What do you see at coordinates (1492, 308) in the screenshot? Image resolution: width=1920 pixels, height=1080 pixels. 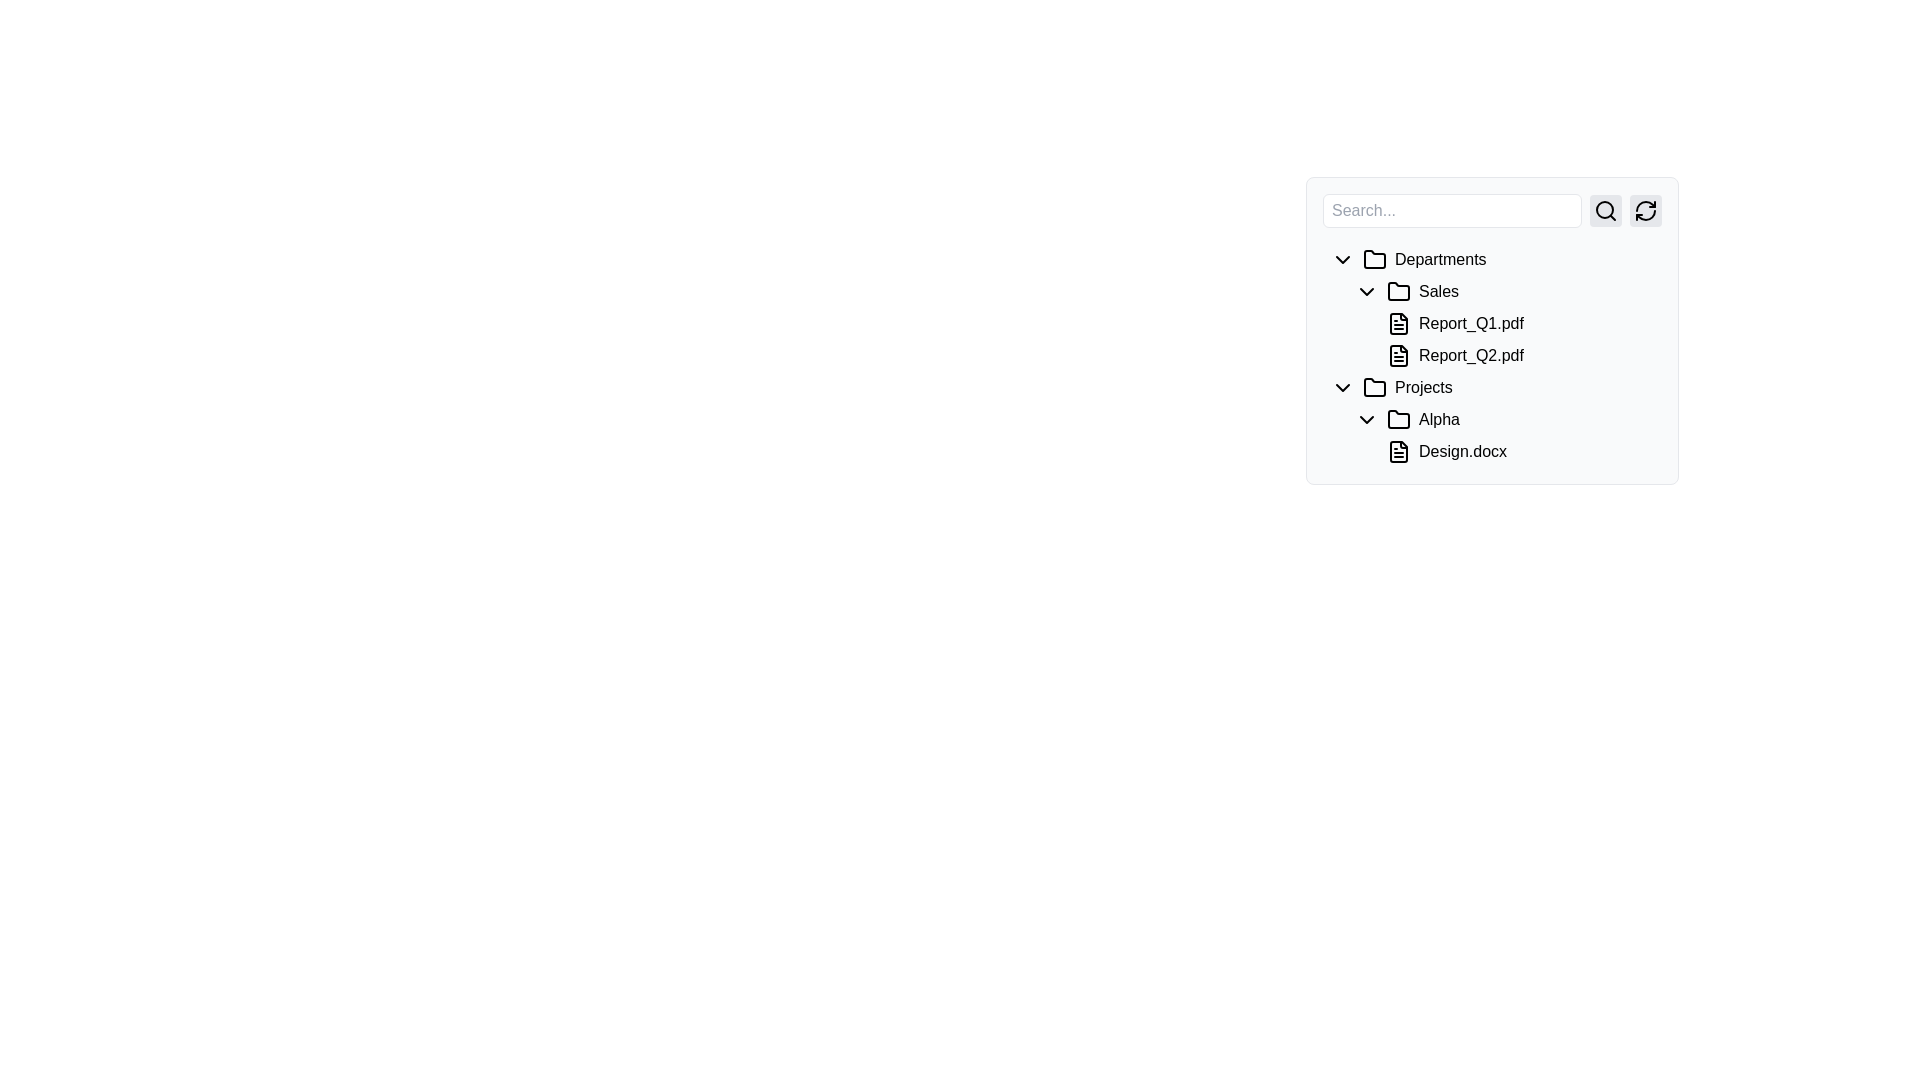 I see `on the list item representing the file 'Report_Q1.pdf' located under the 'Sales' folder in the hierarchical tree structure` at bounding box center [1492, 308].